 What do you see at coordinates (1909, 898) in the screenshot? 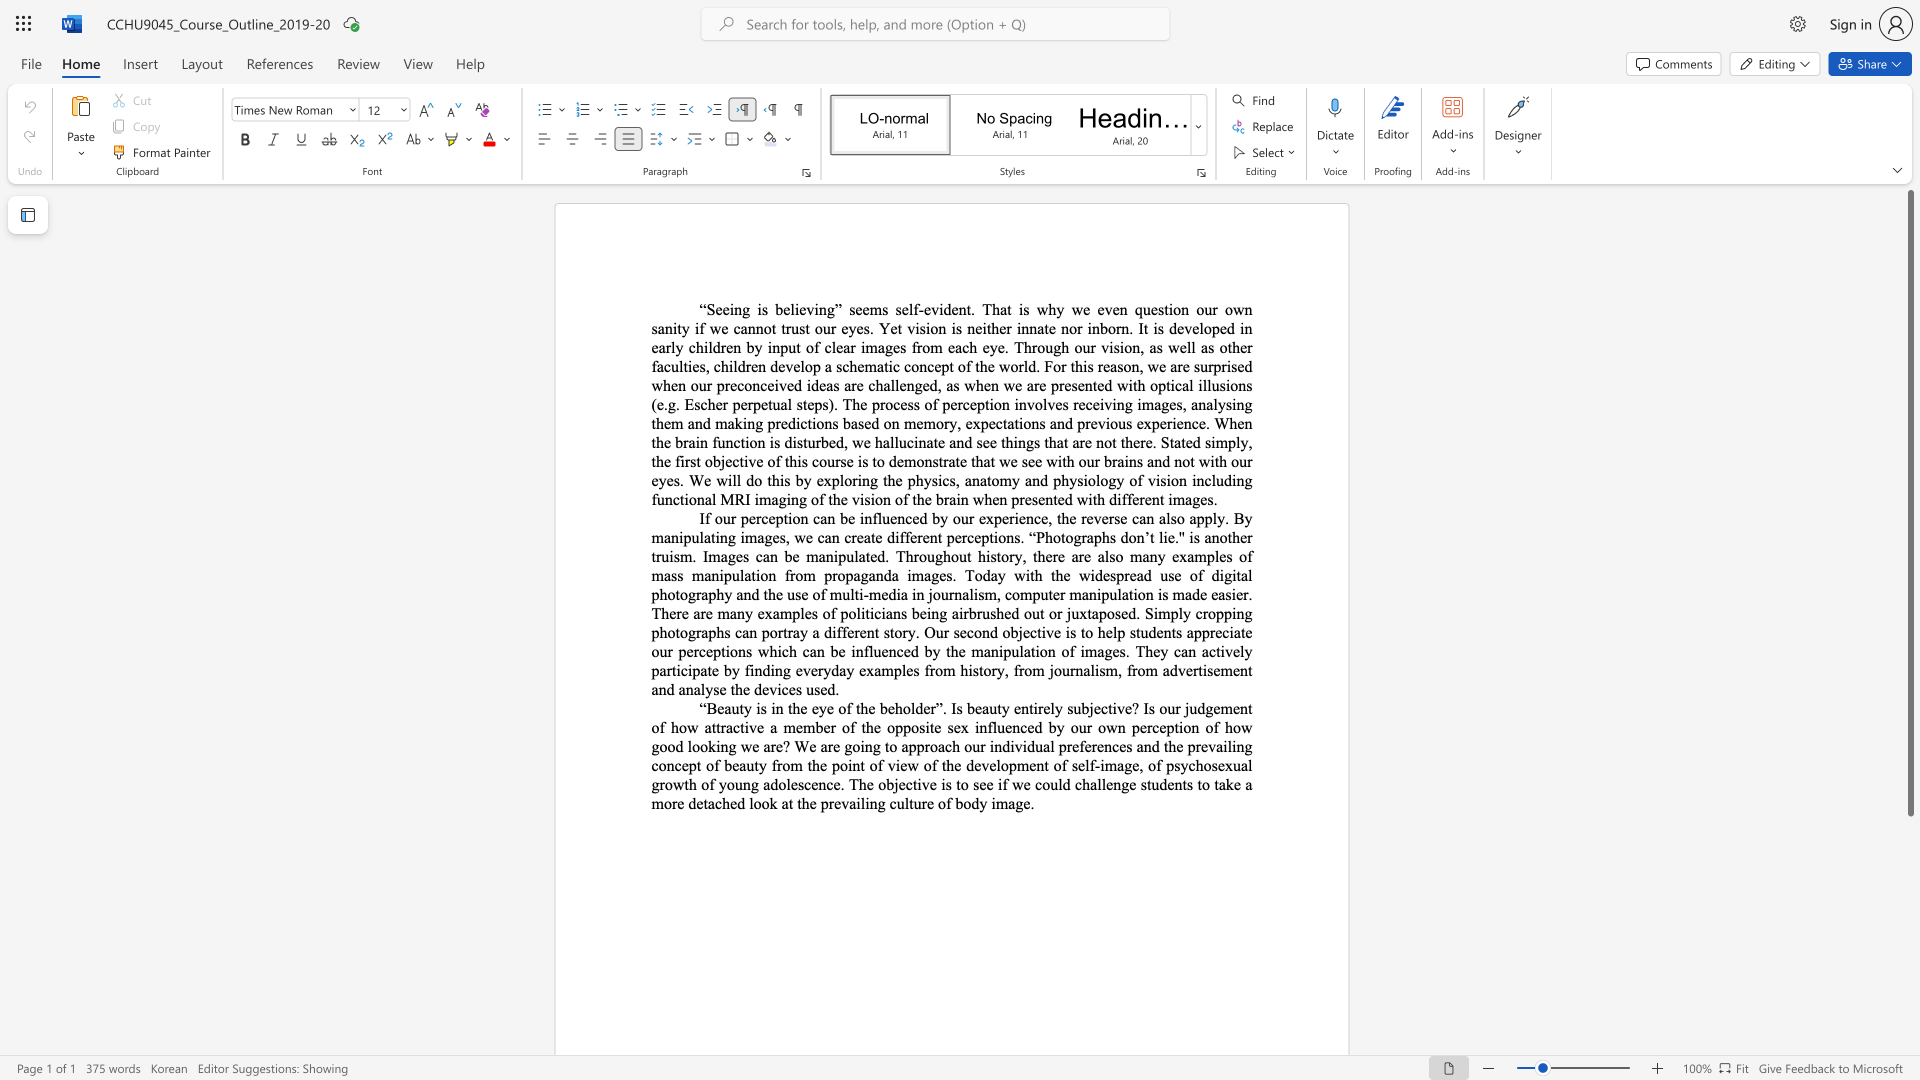
I see `the vertical scrollbar to lower the page content` at bounding box center [1909, 898].